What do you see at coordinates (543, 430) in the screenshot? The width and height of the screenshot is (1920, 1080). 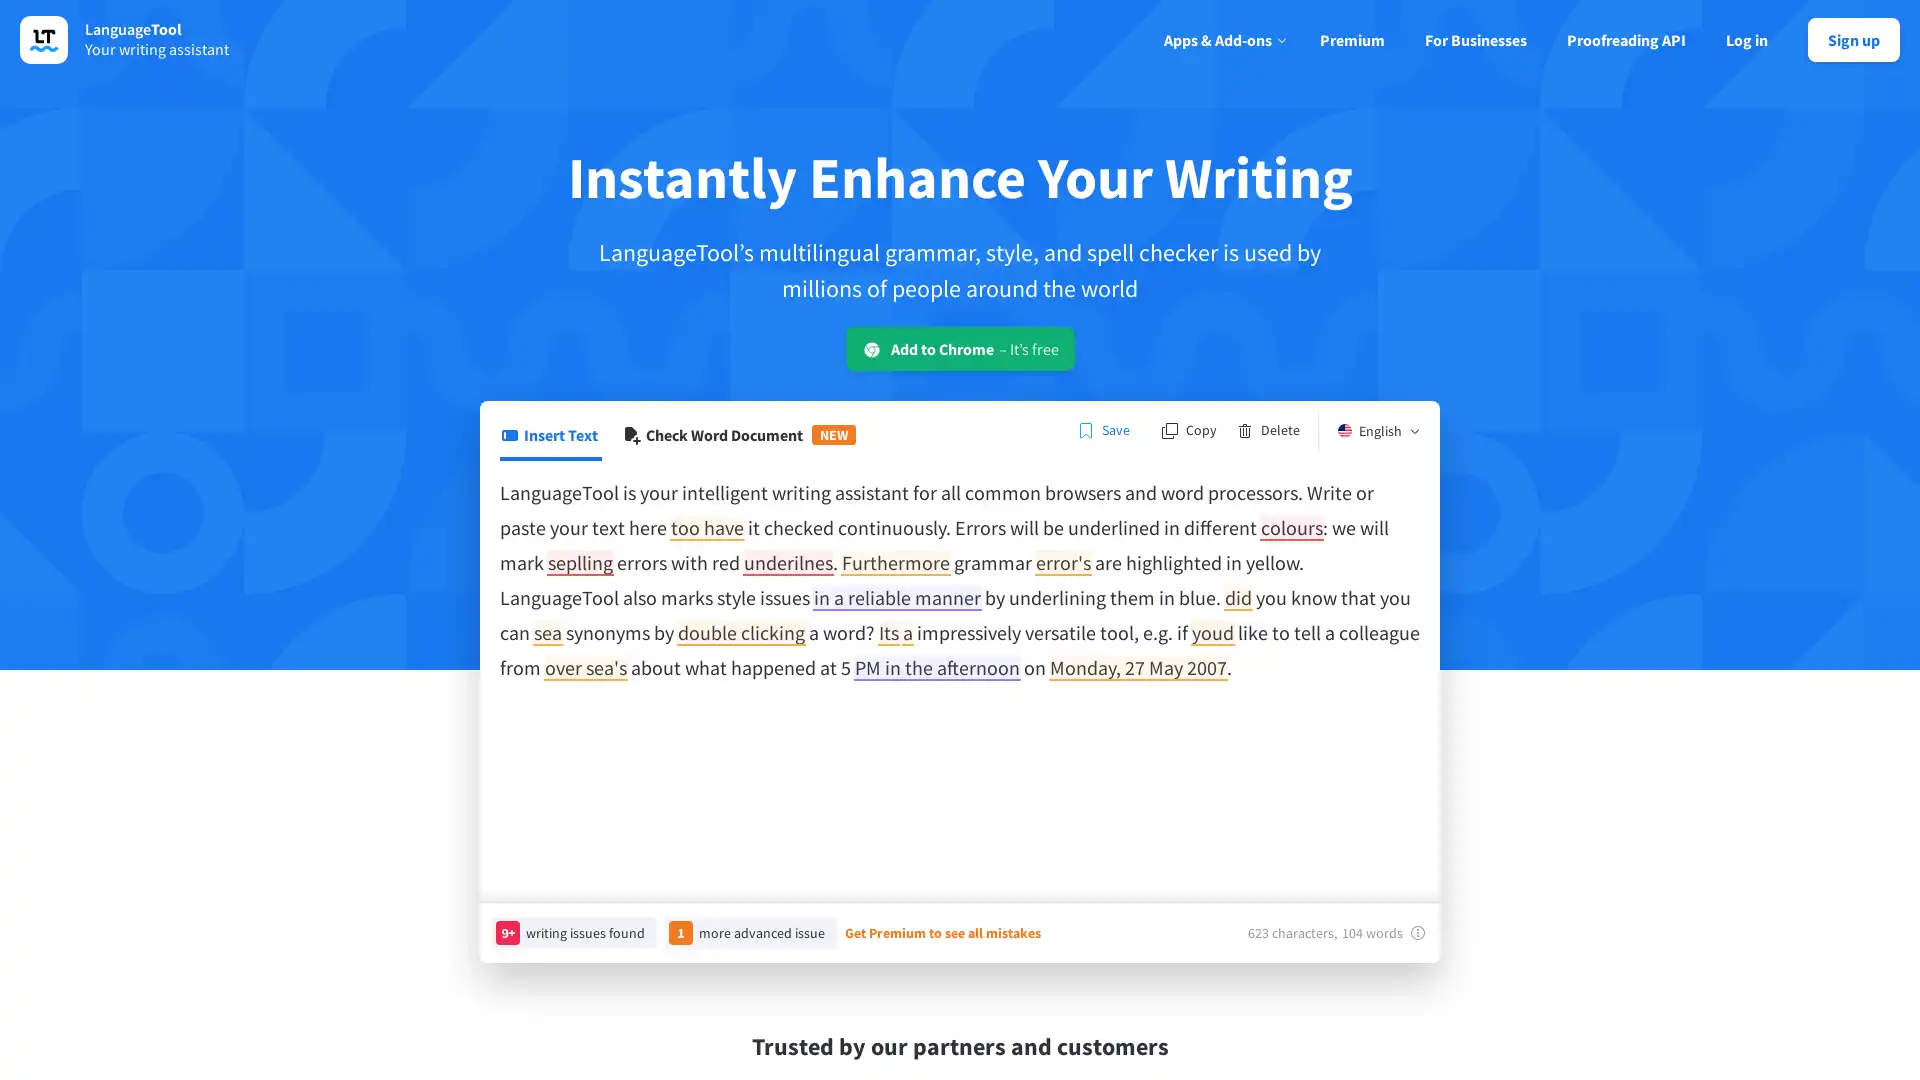 I see `Choose File` at bounding box center [543, 430].